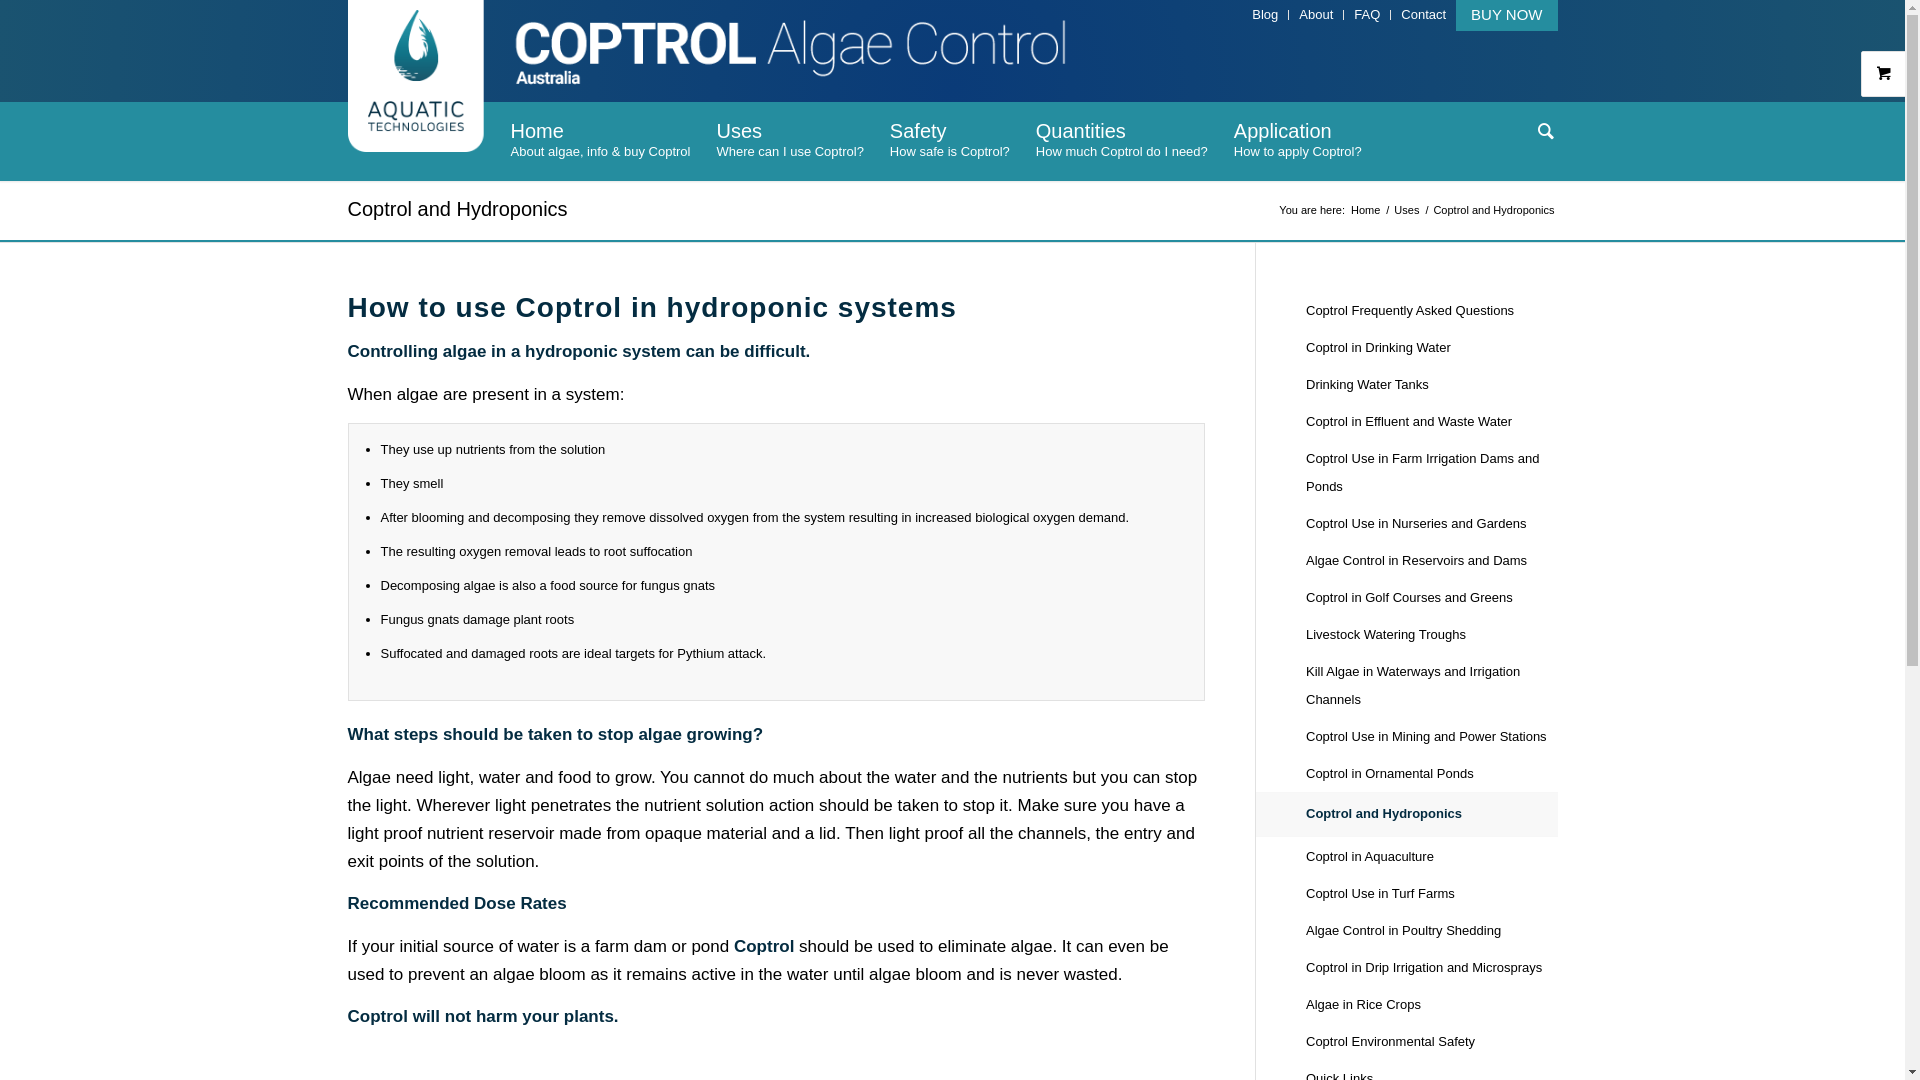  I want to click on 'Coptrol in Drinking Water', so click(1430, 347).